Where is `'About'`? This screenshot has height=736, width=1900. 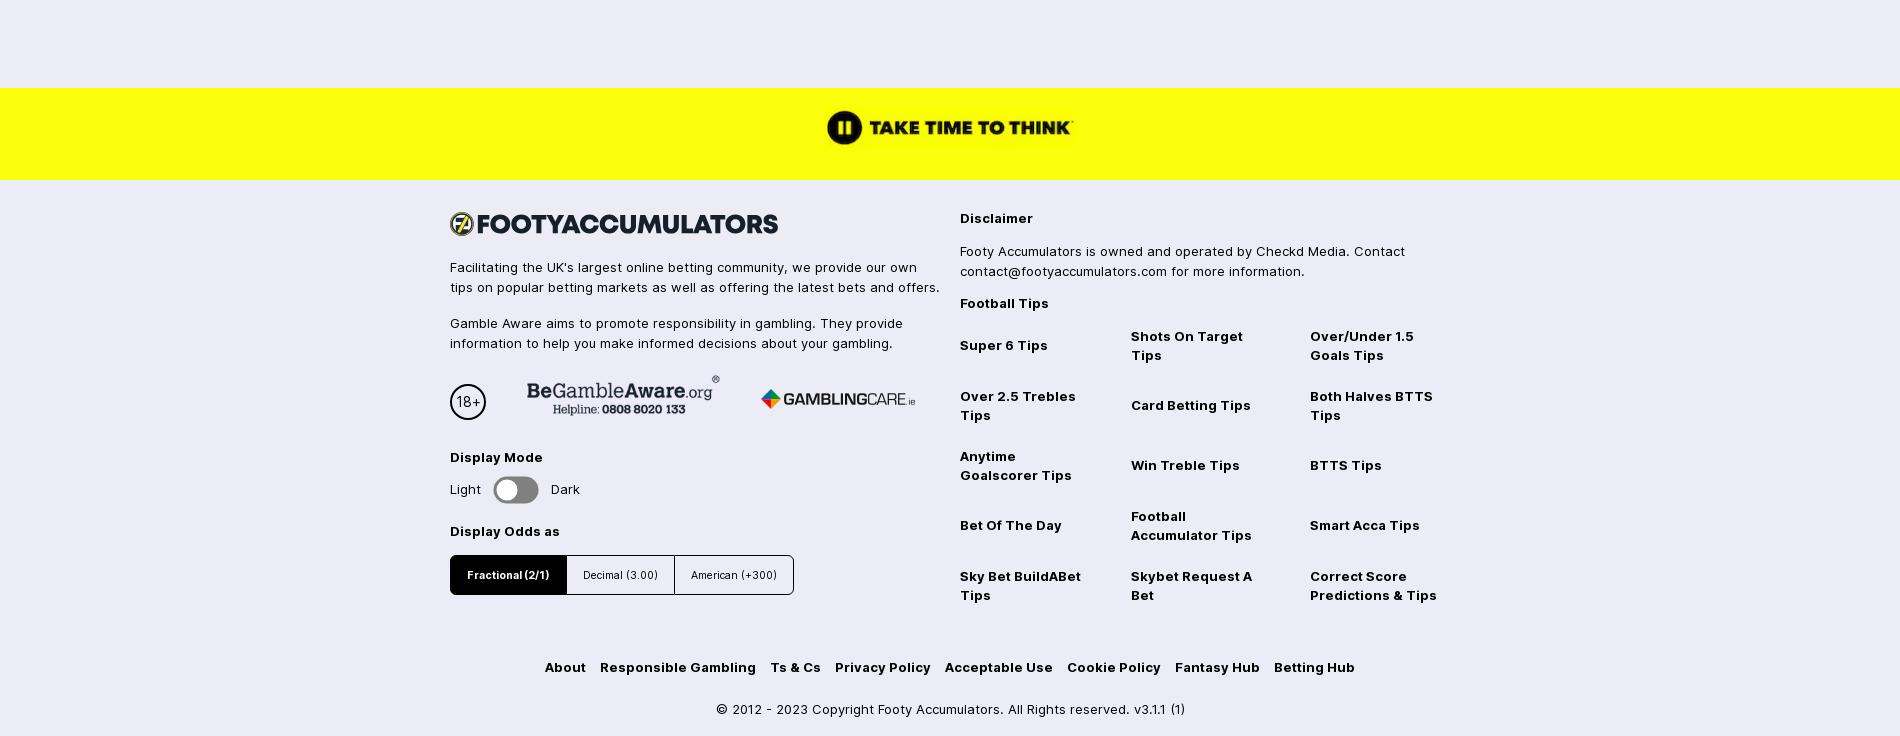
'About' is located at coordinates (565, 665).